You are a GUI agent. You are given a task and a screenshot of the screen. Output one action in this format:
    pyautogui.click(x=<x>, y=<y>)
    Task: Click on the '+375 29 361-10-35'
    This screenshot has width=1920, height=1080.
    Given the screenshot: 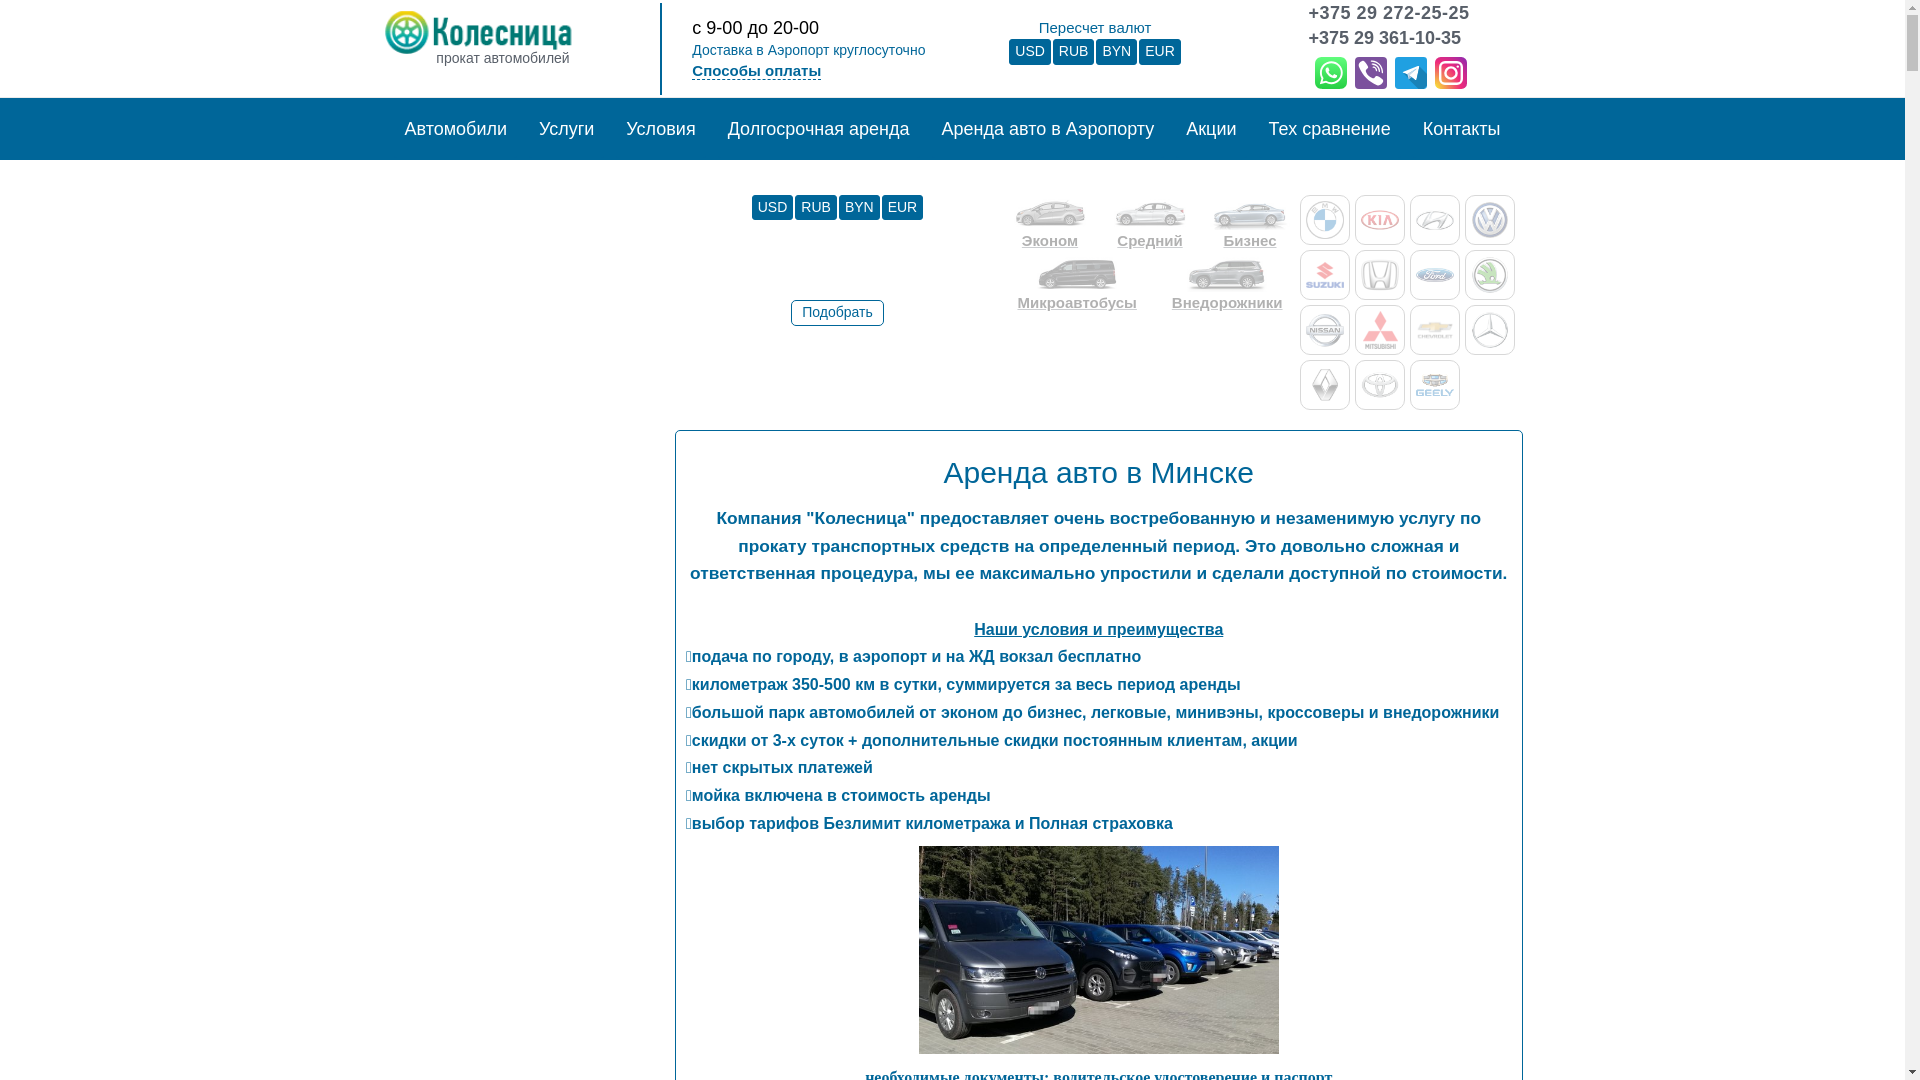 What is the action you would take?
    pyautogui.click(x=1308, y=38)
    